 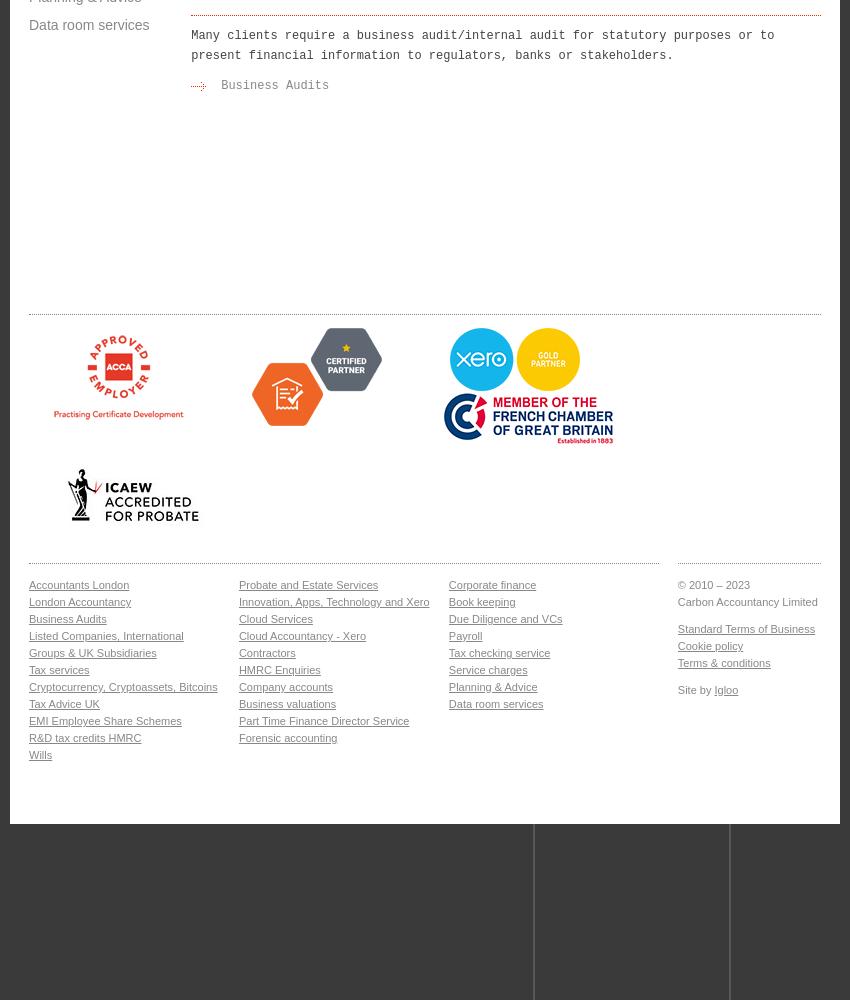 I want to click on 'Listed Companies, International Groups & UK Subsidiaries', so click(x=104, y=644).